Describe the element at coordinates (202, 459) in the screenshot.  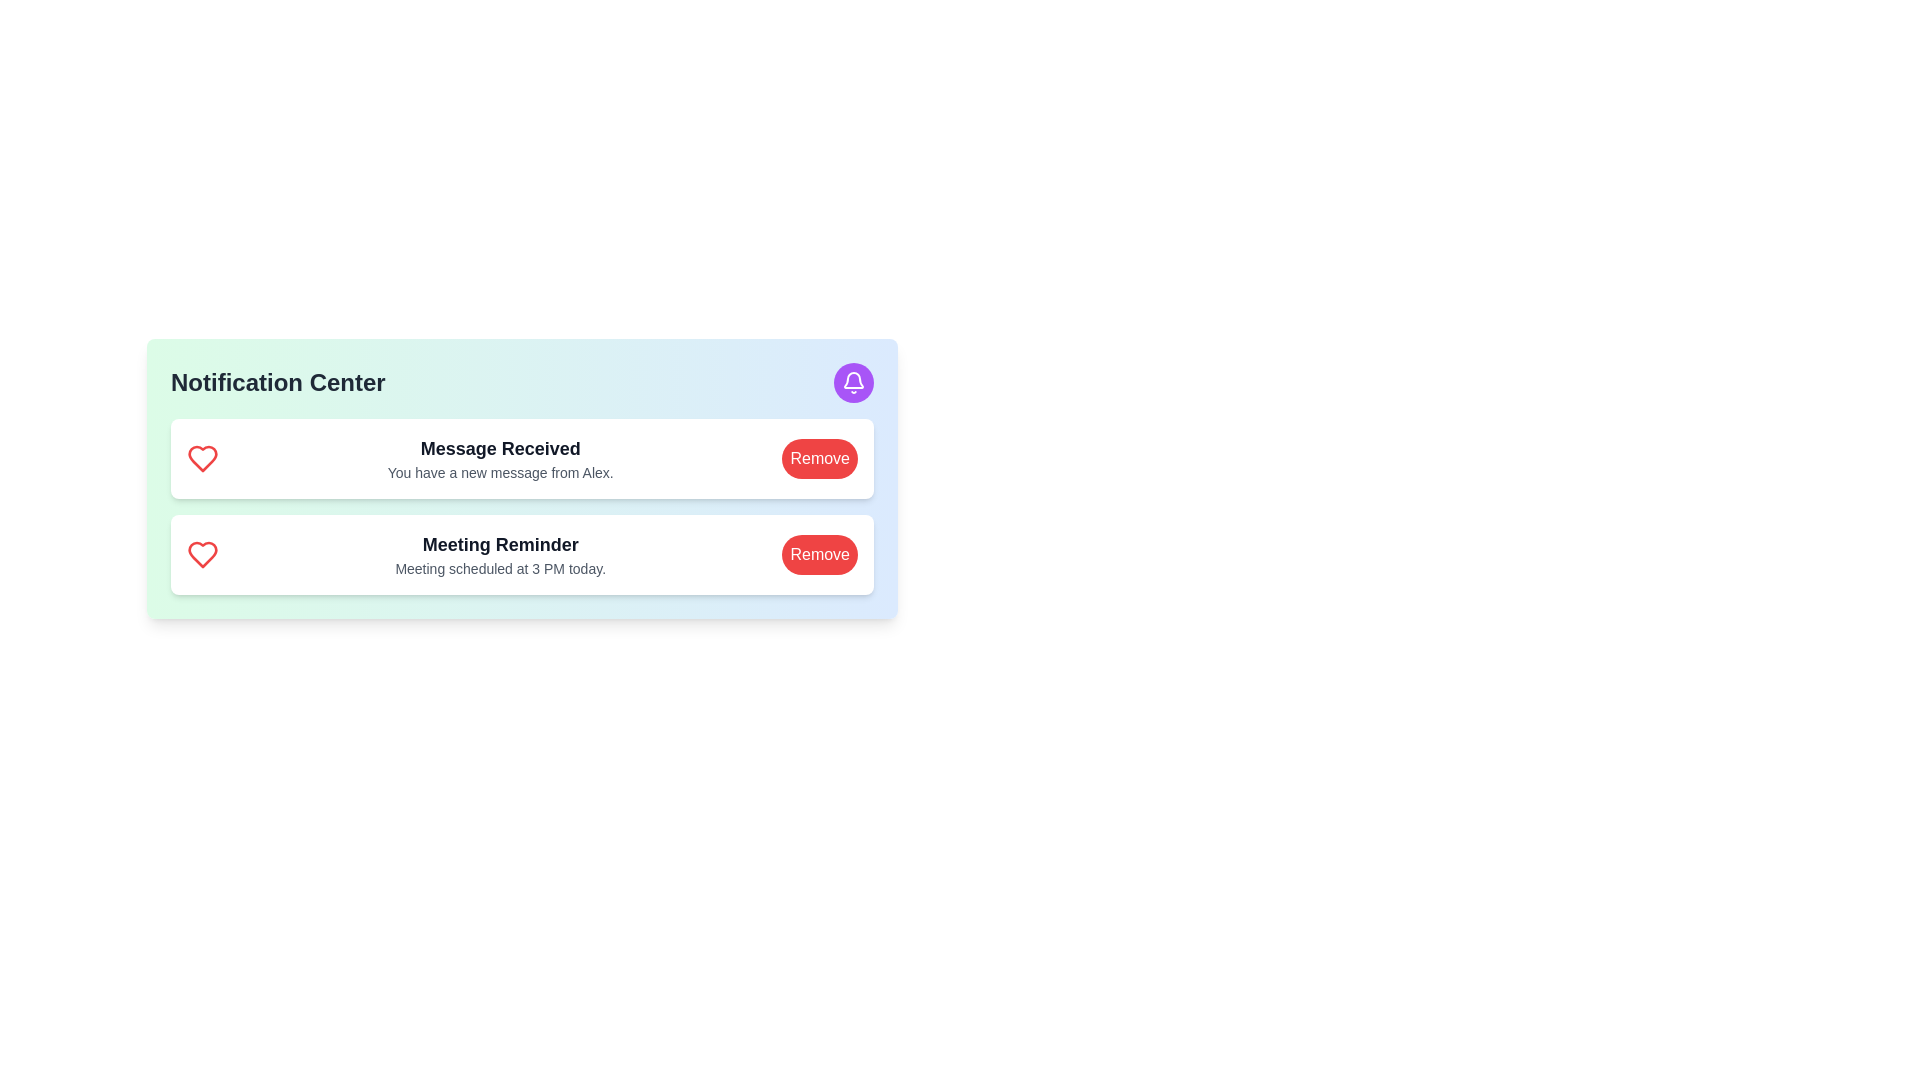
I see `the heart icon located in the second notification entry of the list, which indicates a love or favorite theme and is positioned directly to the left of the 'Meeting Reminder' title` at that location.